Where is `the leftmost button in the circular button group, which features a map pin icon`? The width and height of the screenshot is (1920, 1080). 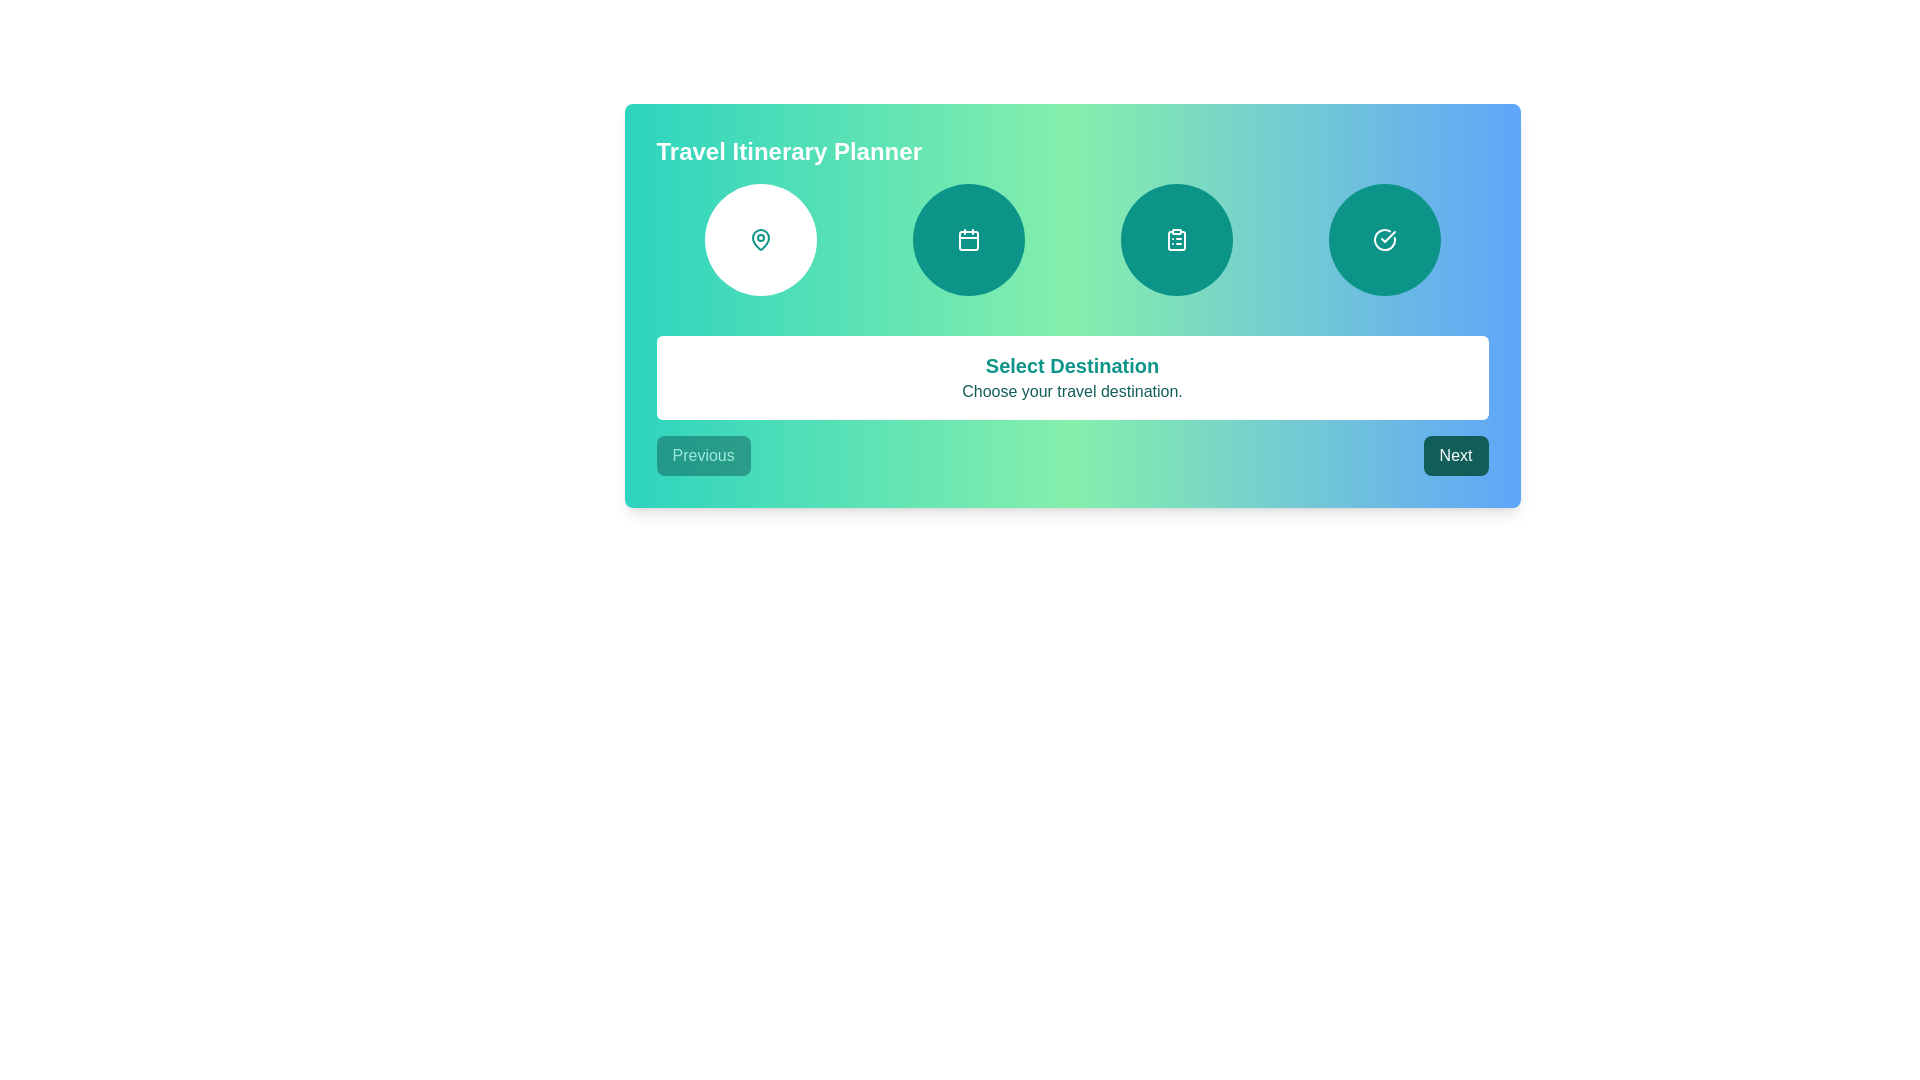 the leftmost button in the circular button group, which features a map pin icon is located at coordinates (759, 238).